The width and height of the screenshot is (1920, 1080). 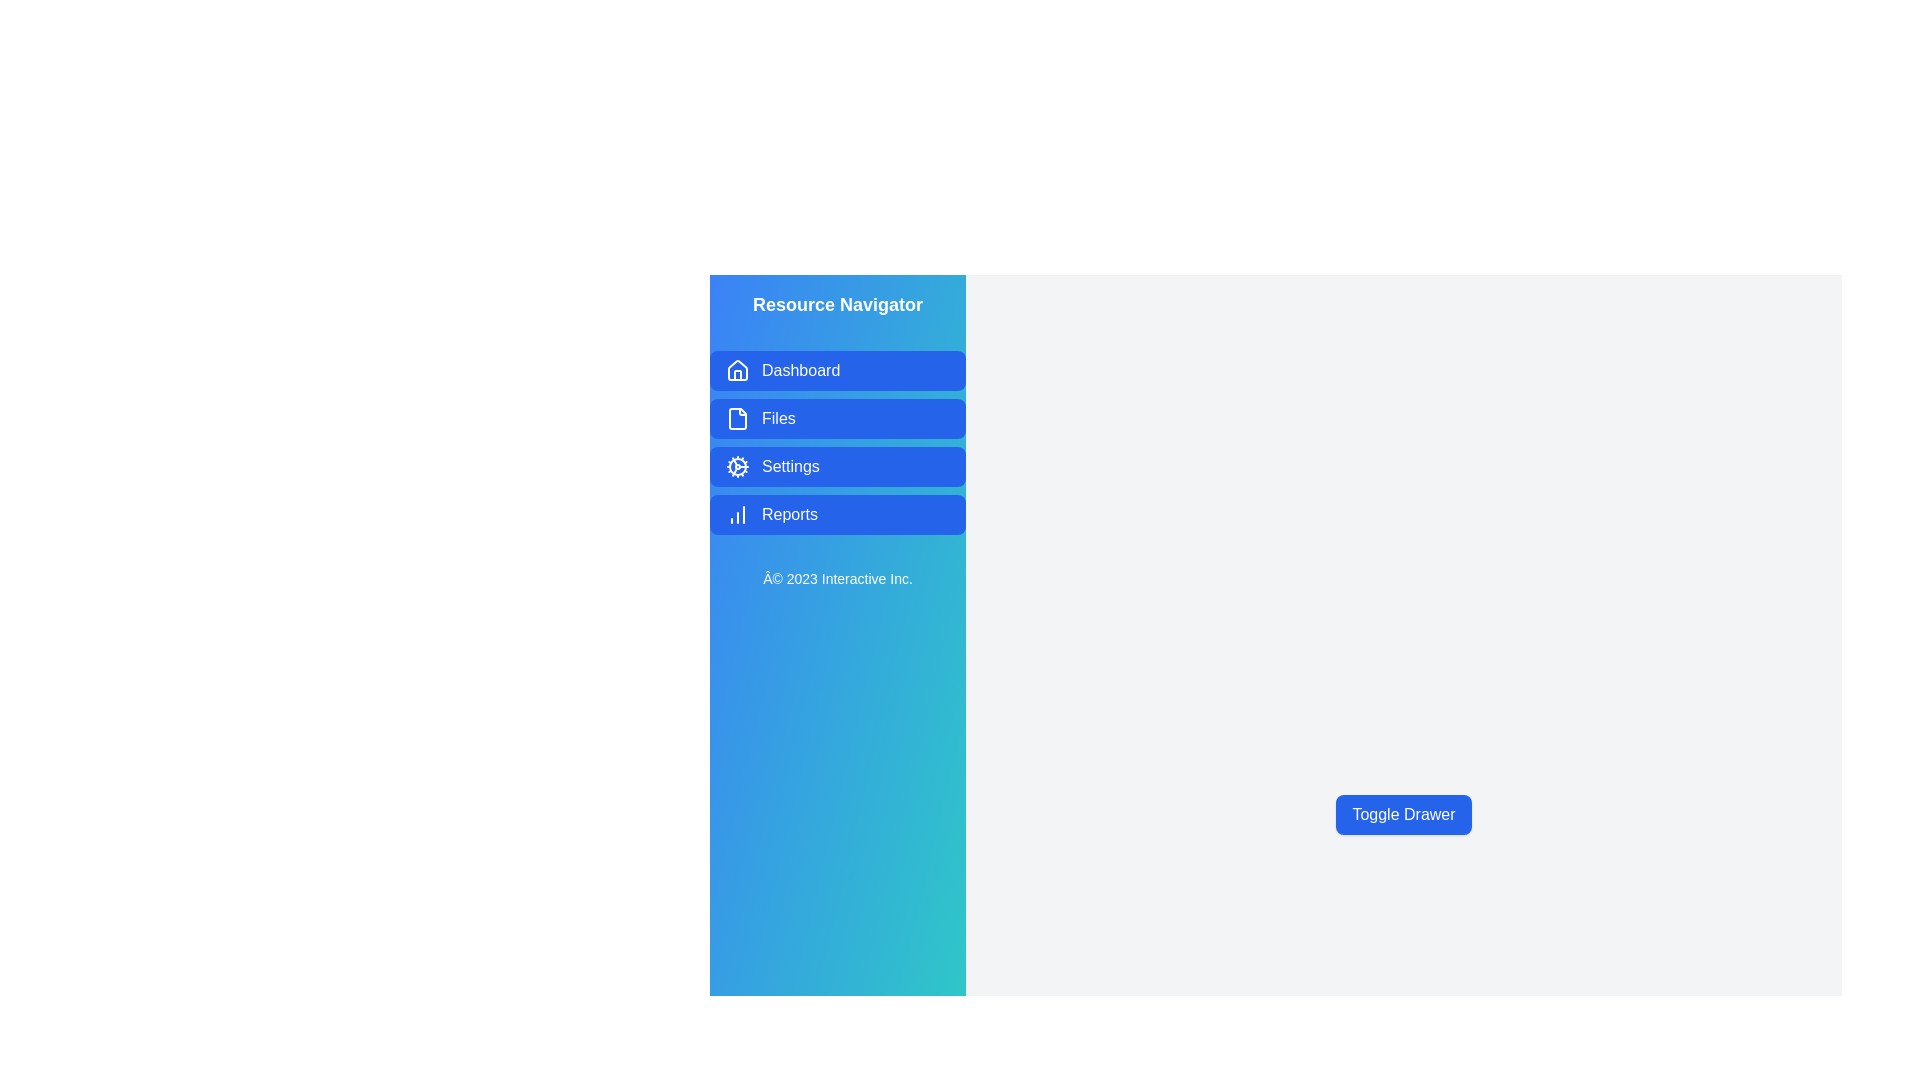 What do you see at coordinates (838, 514) in the screenshot?
I see `the navigation item Reports from the Resource Navigator` at bounding box center [838, 514].